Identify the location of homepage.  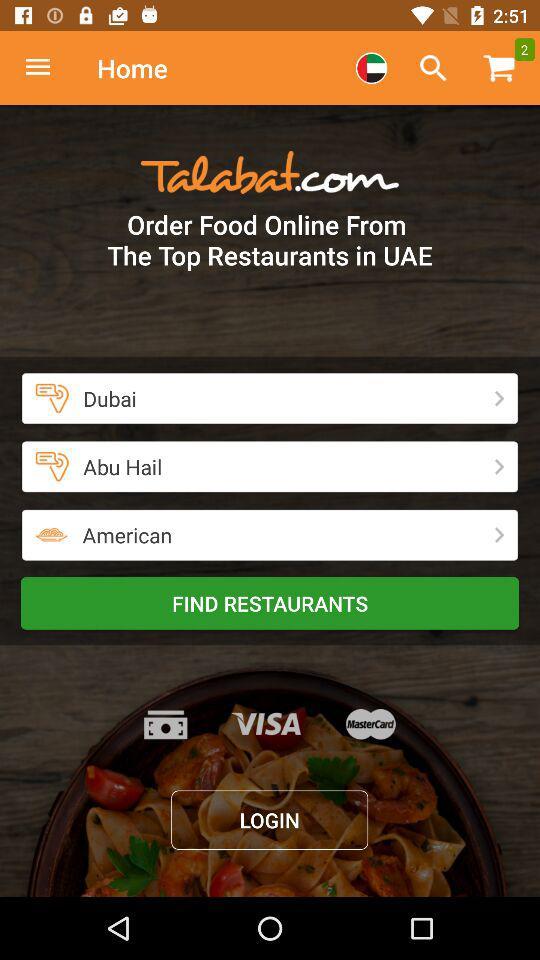
(48, 68).